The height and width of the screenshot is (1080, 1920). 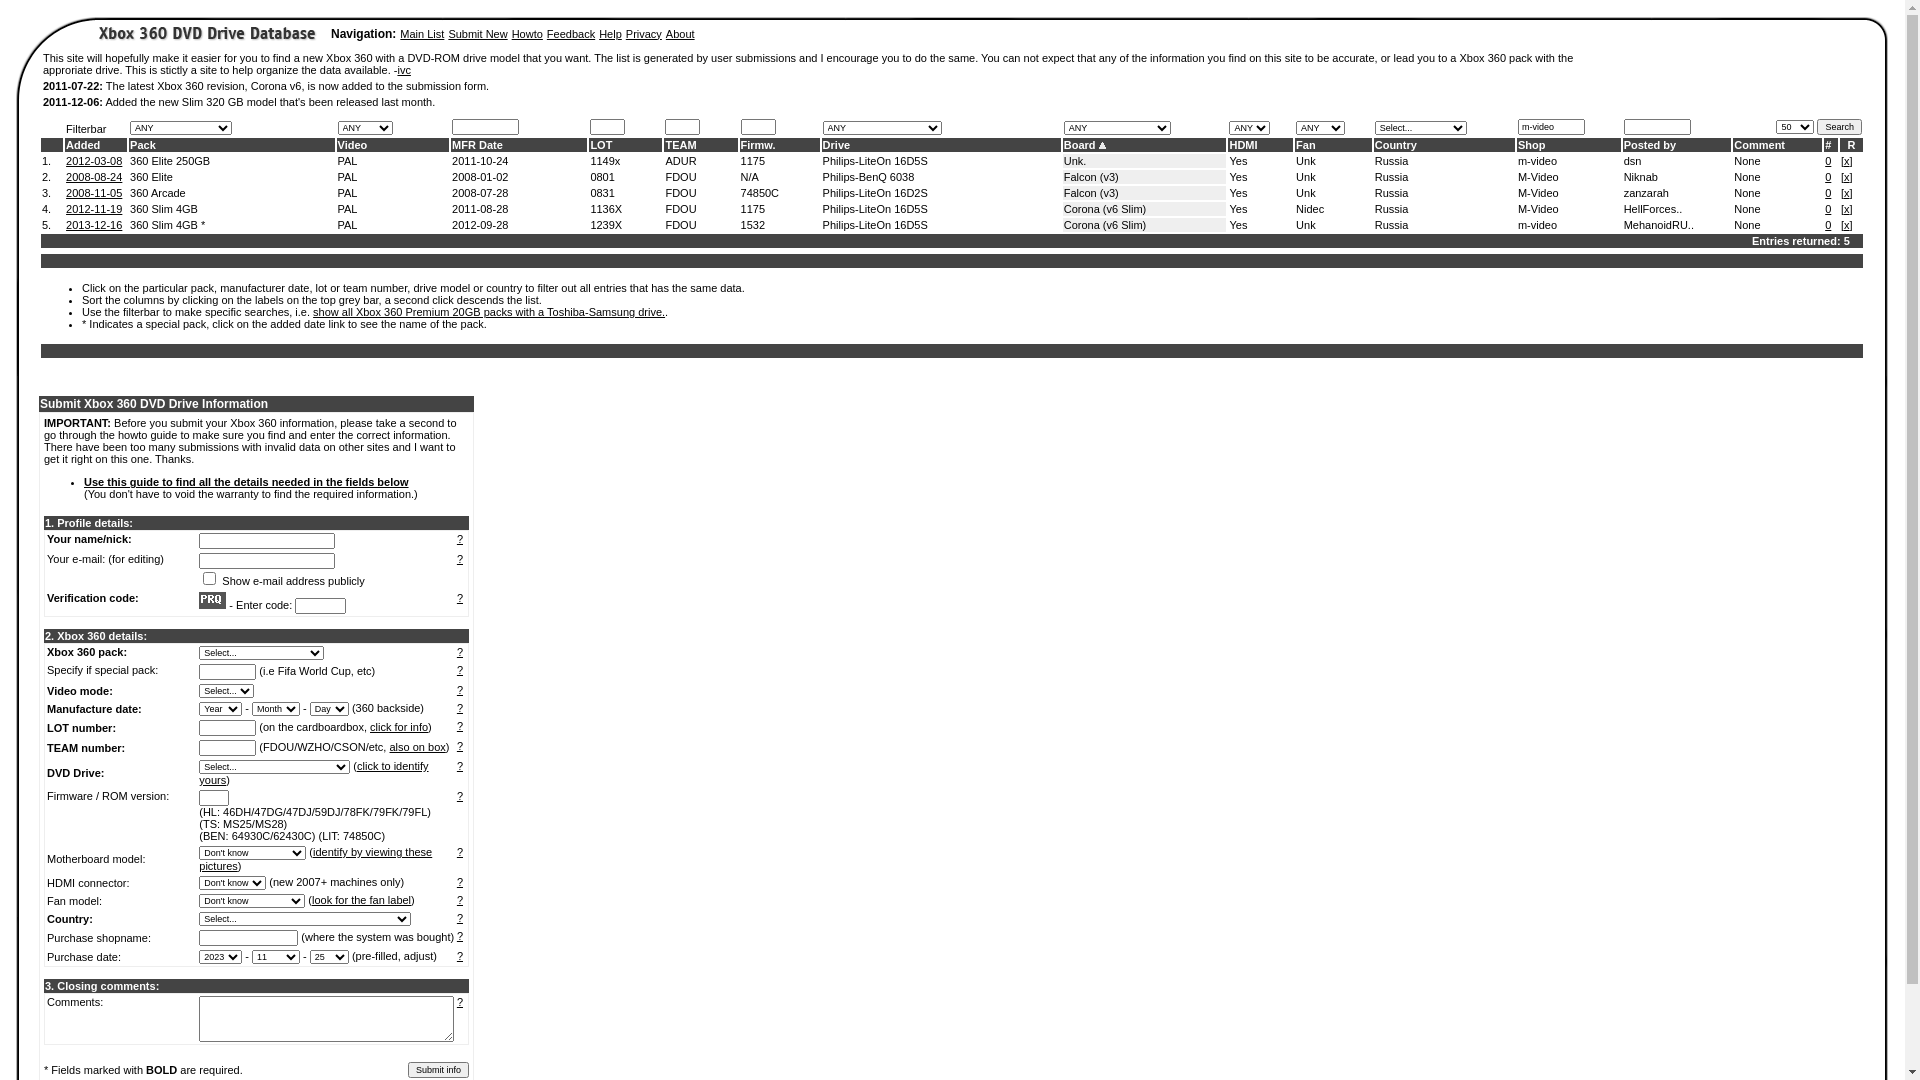 I want to click on '1149x', so click(x=603, y=160).